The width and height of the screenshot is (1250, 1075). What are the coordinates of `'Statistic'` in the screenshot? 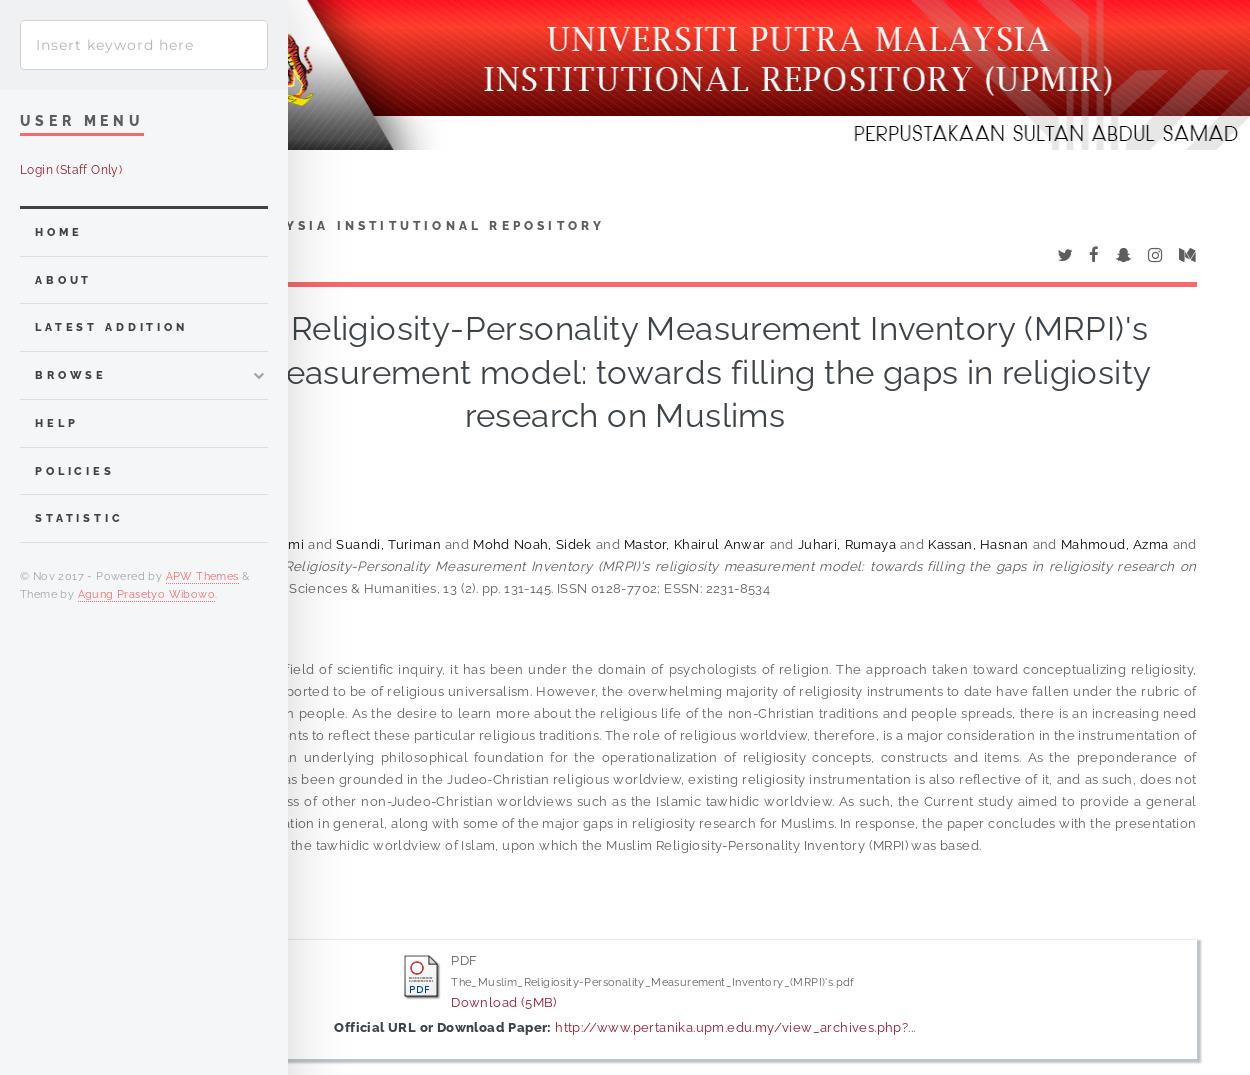 It's located at (78, 517).